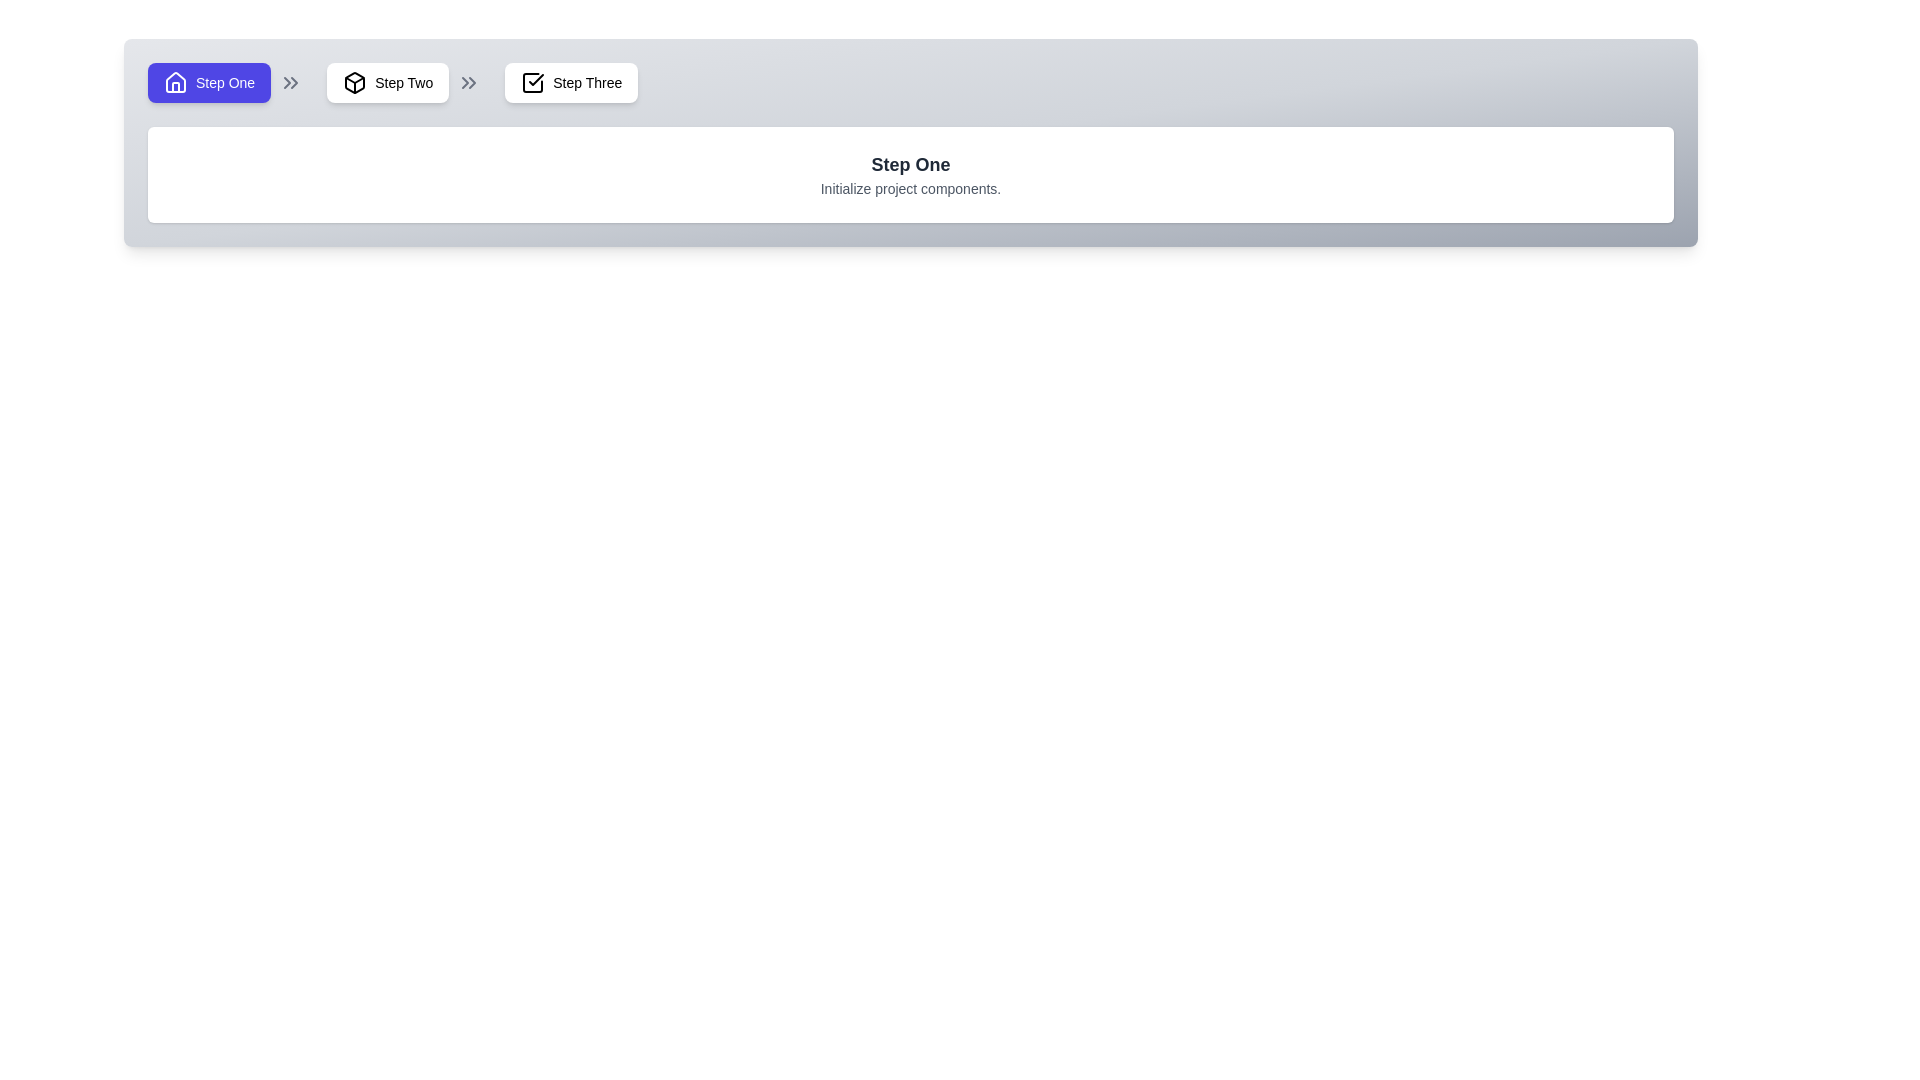 The width and height of the screenshot is (1920, 1080). What do you see at coordinates (290, 82) in the screenshot?
I see `the navigation icon located in the navigation bar, positioned immediately to the right of the 'Step One' button` at bounding box center [290, 82].